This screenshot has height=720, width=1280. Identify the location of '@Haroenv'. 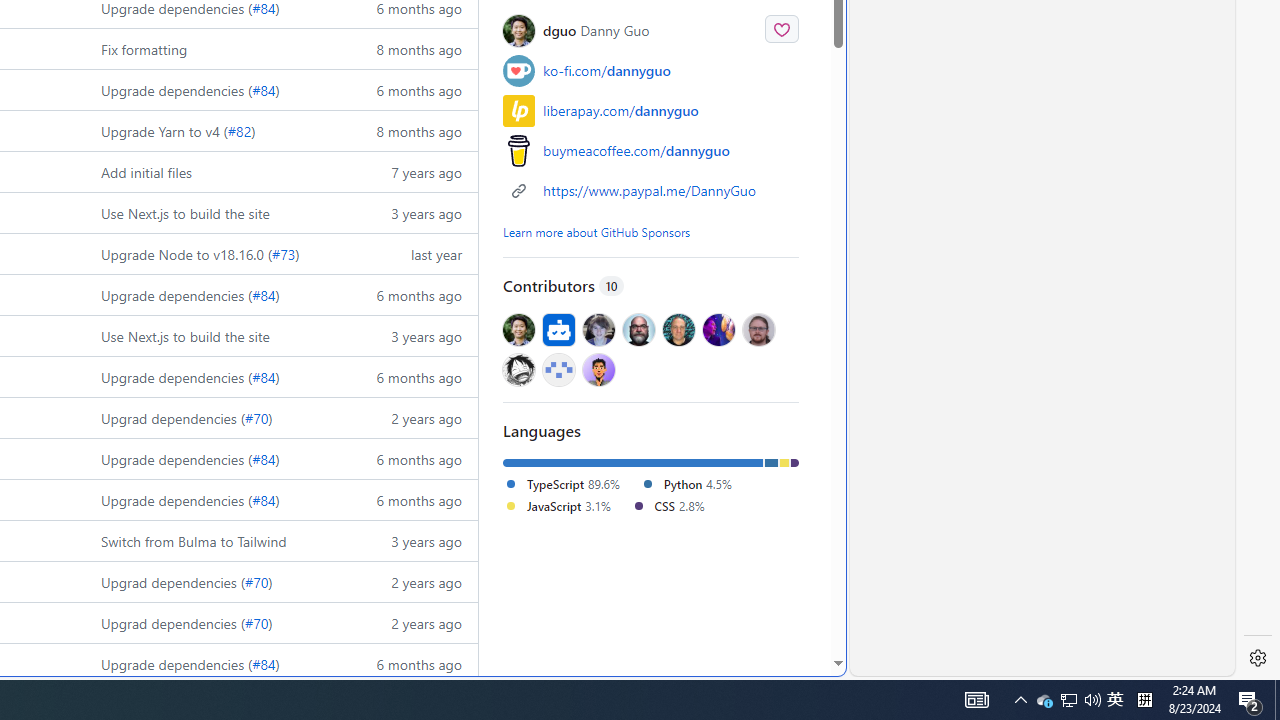
(718, 328).